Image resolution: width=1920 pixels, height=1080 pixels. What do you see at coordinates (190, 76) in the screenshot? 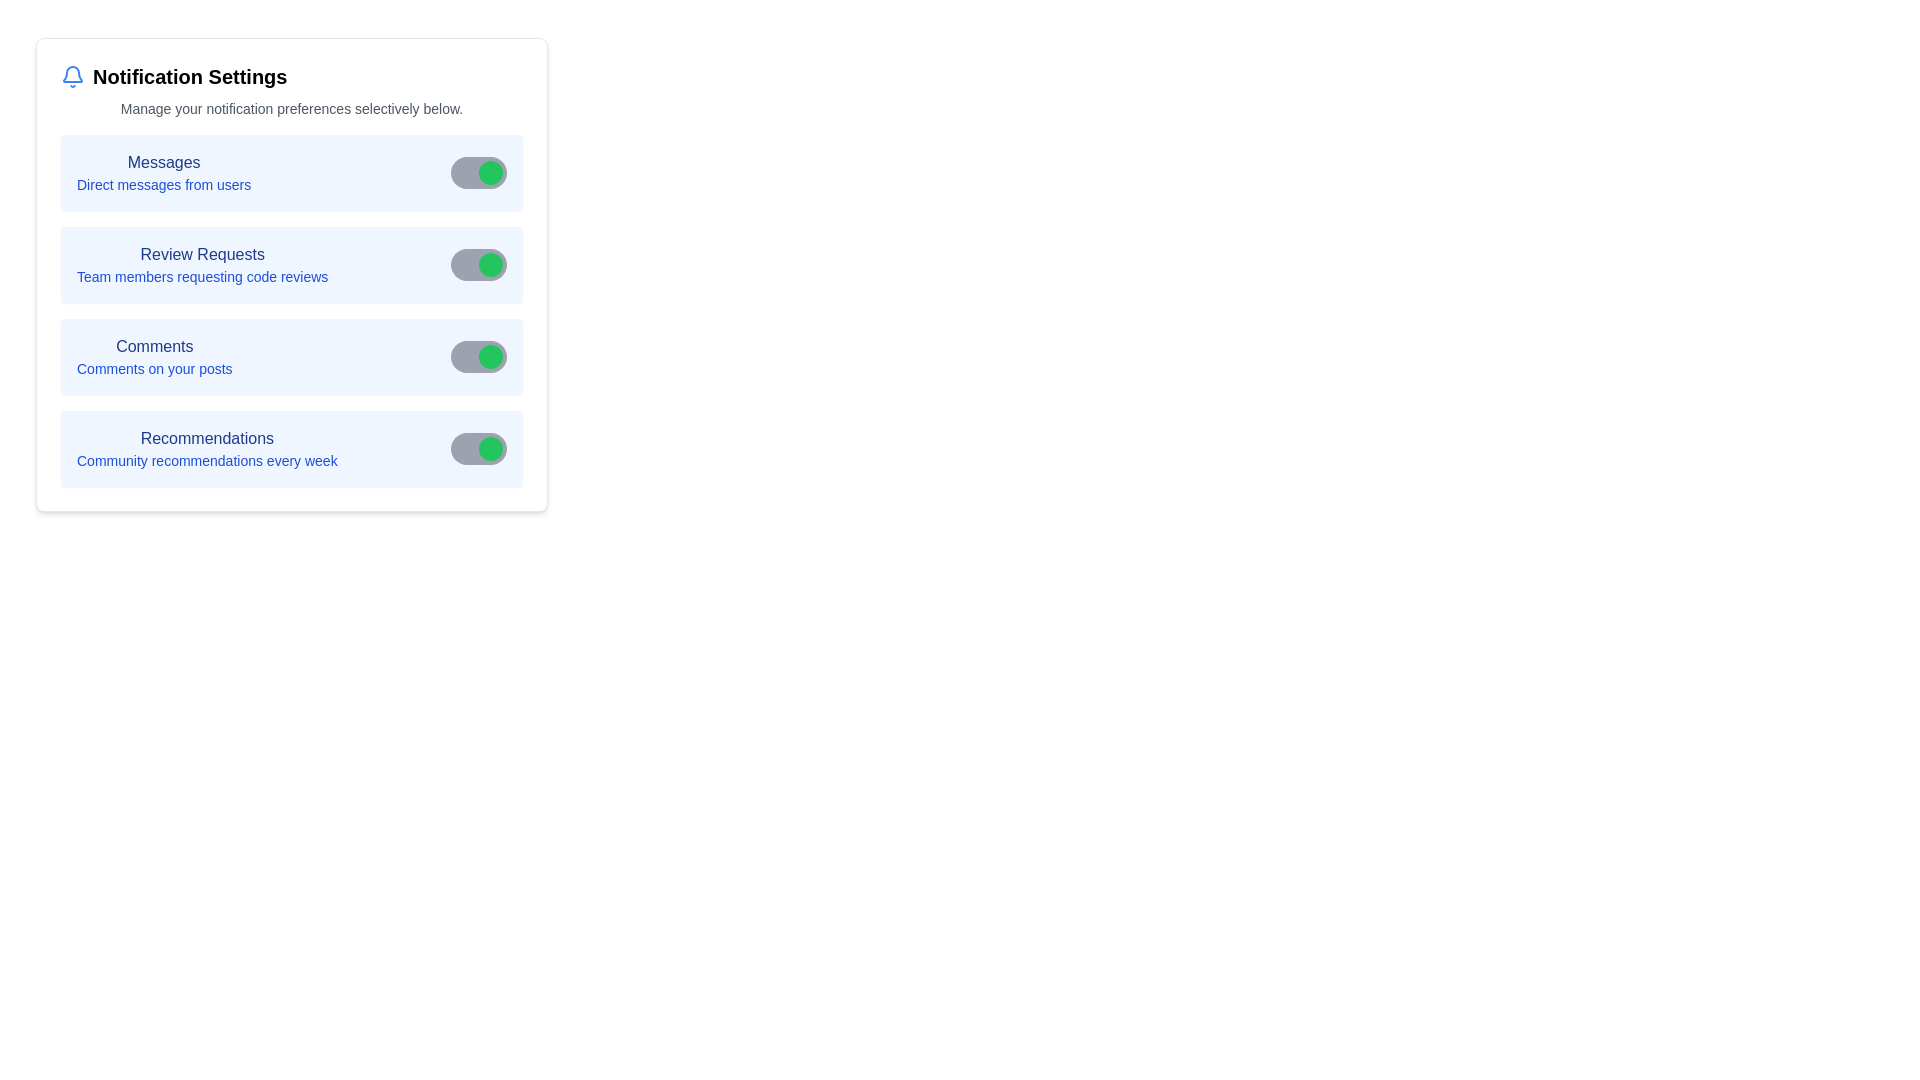
I see `the notification settings section title text label located at the top left of the settings area to access nearby interactive elements` at bounding box center [190, 76].